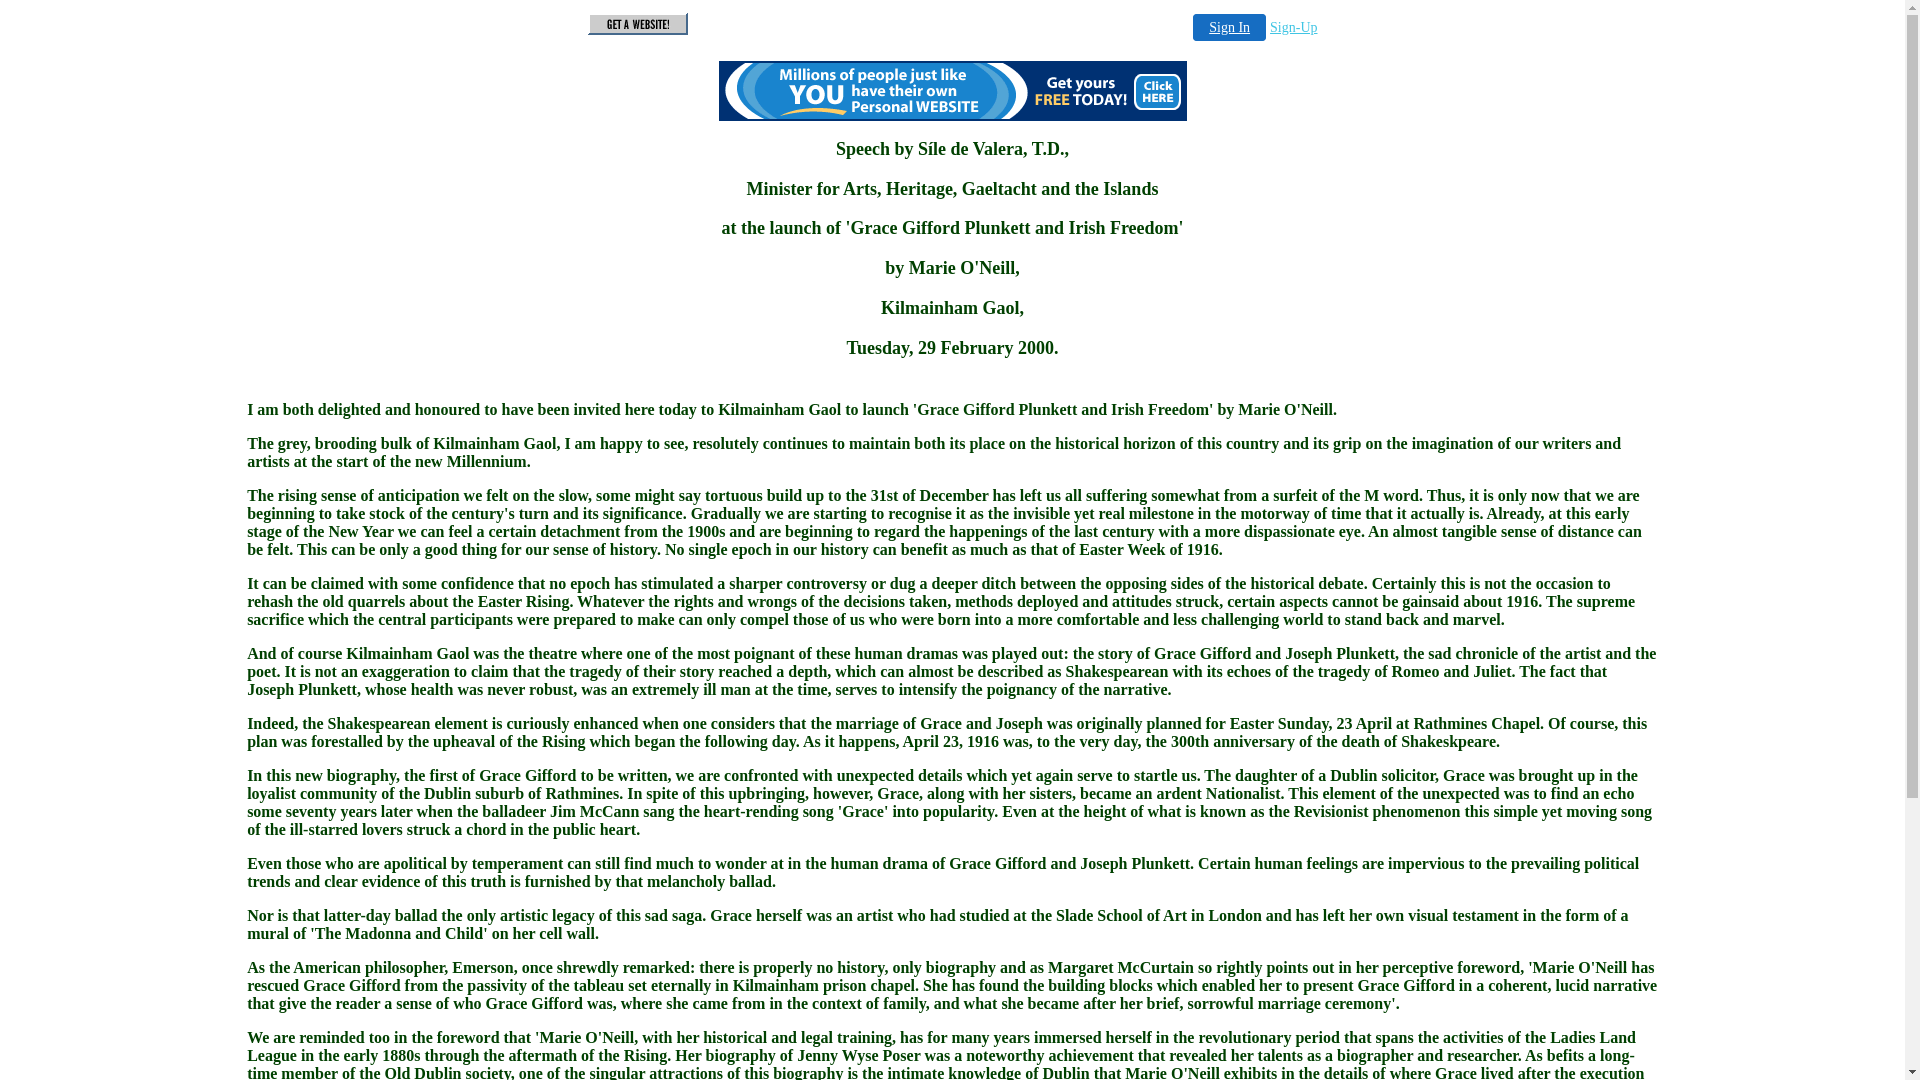 The height and width of the screenshot is (1080, 1920). Describe the element at coordinates (1269, 27) in the screenshot. I see `'Sign-Up'` at that location.